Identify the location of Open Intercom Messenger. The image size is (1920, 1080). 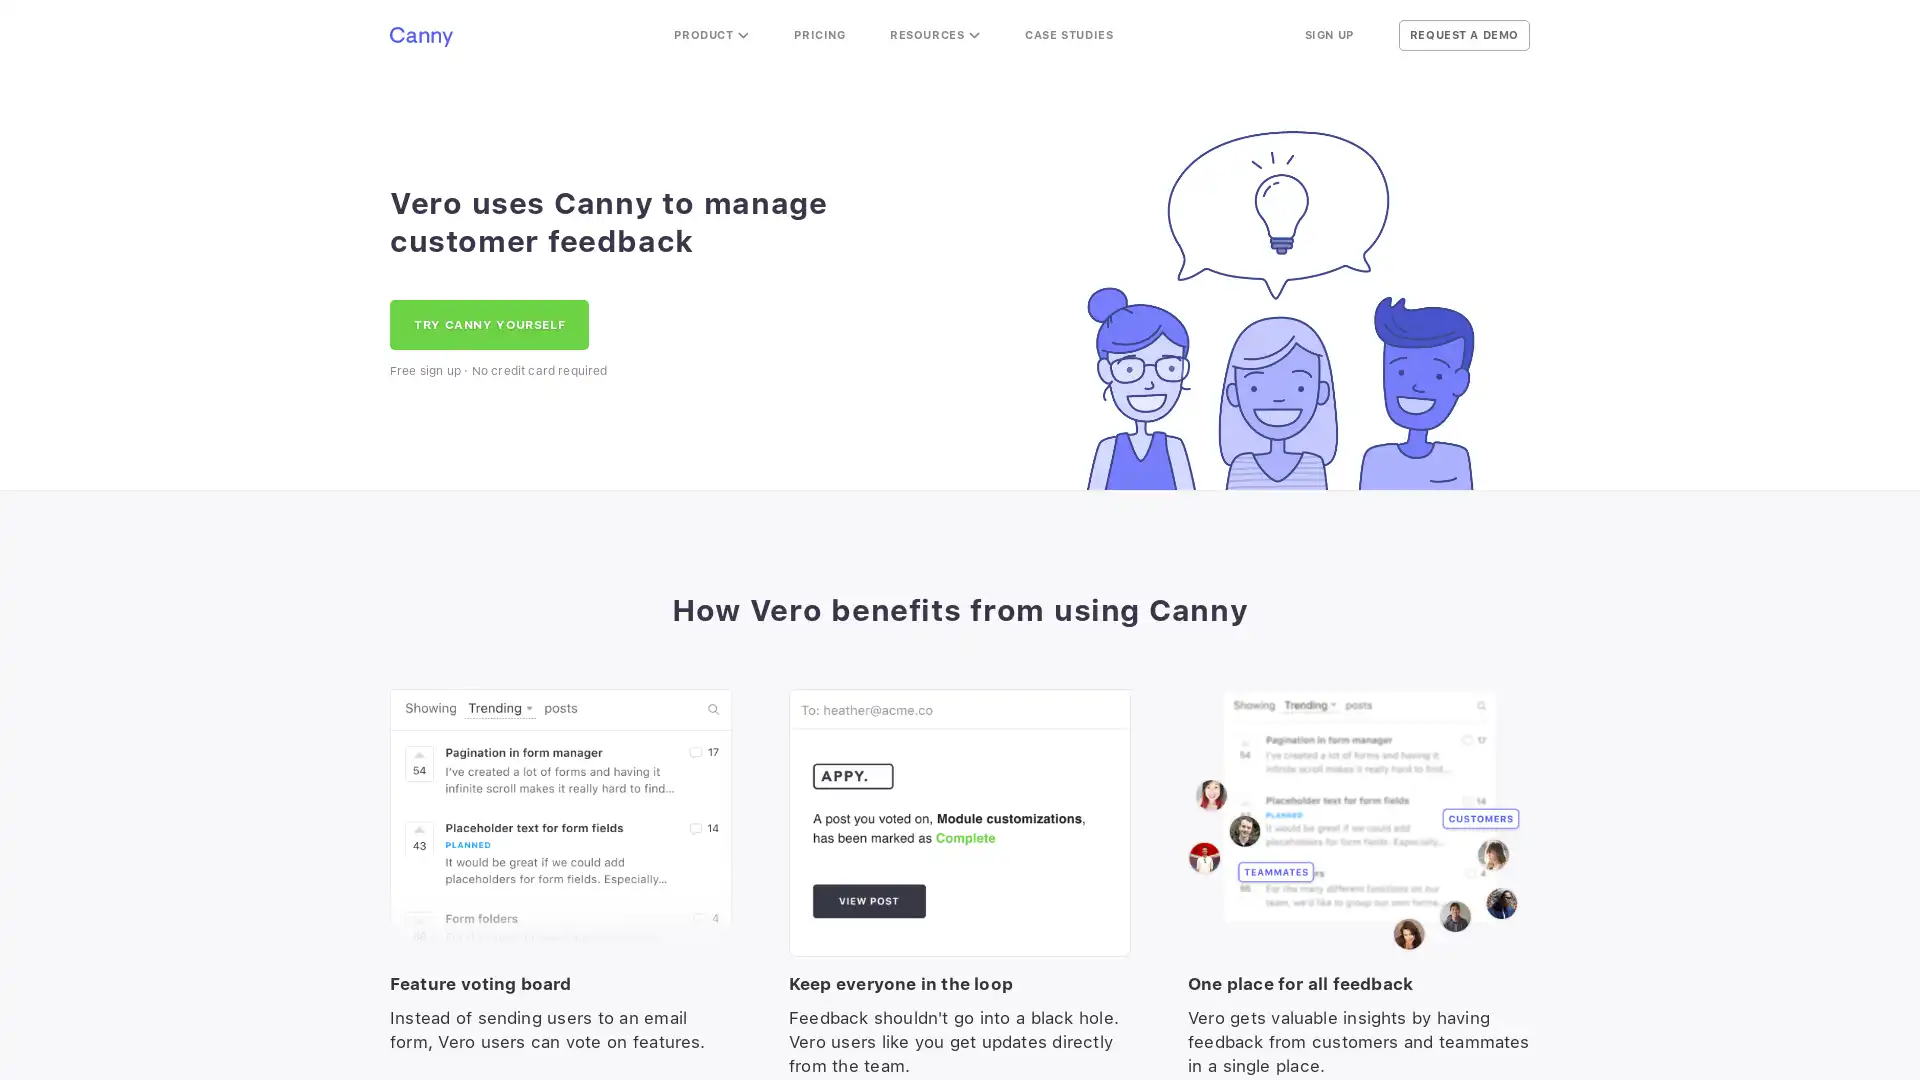
(1869, 1029).